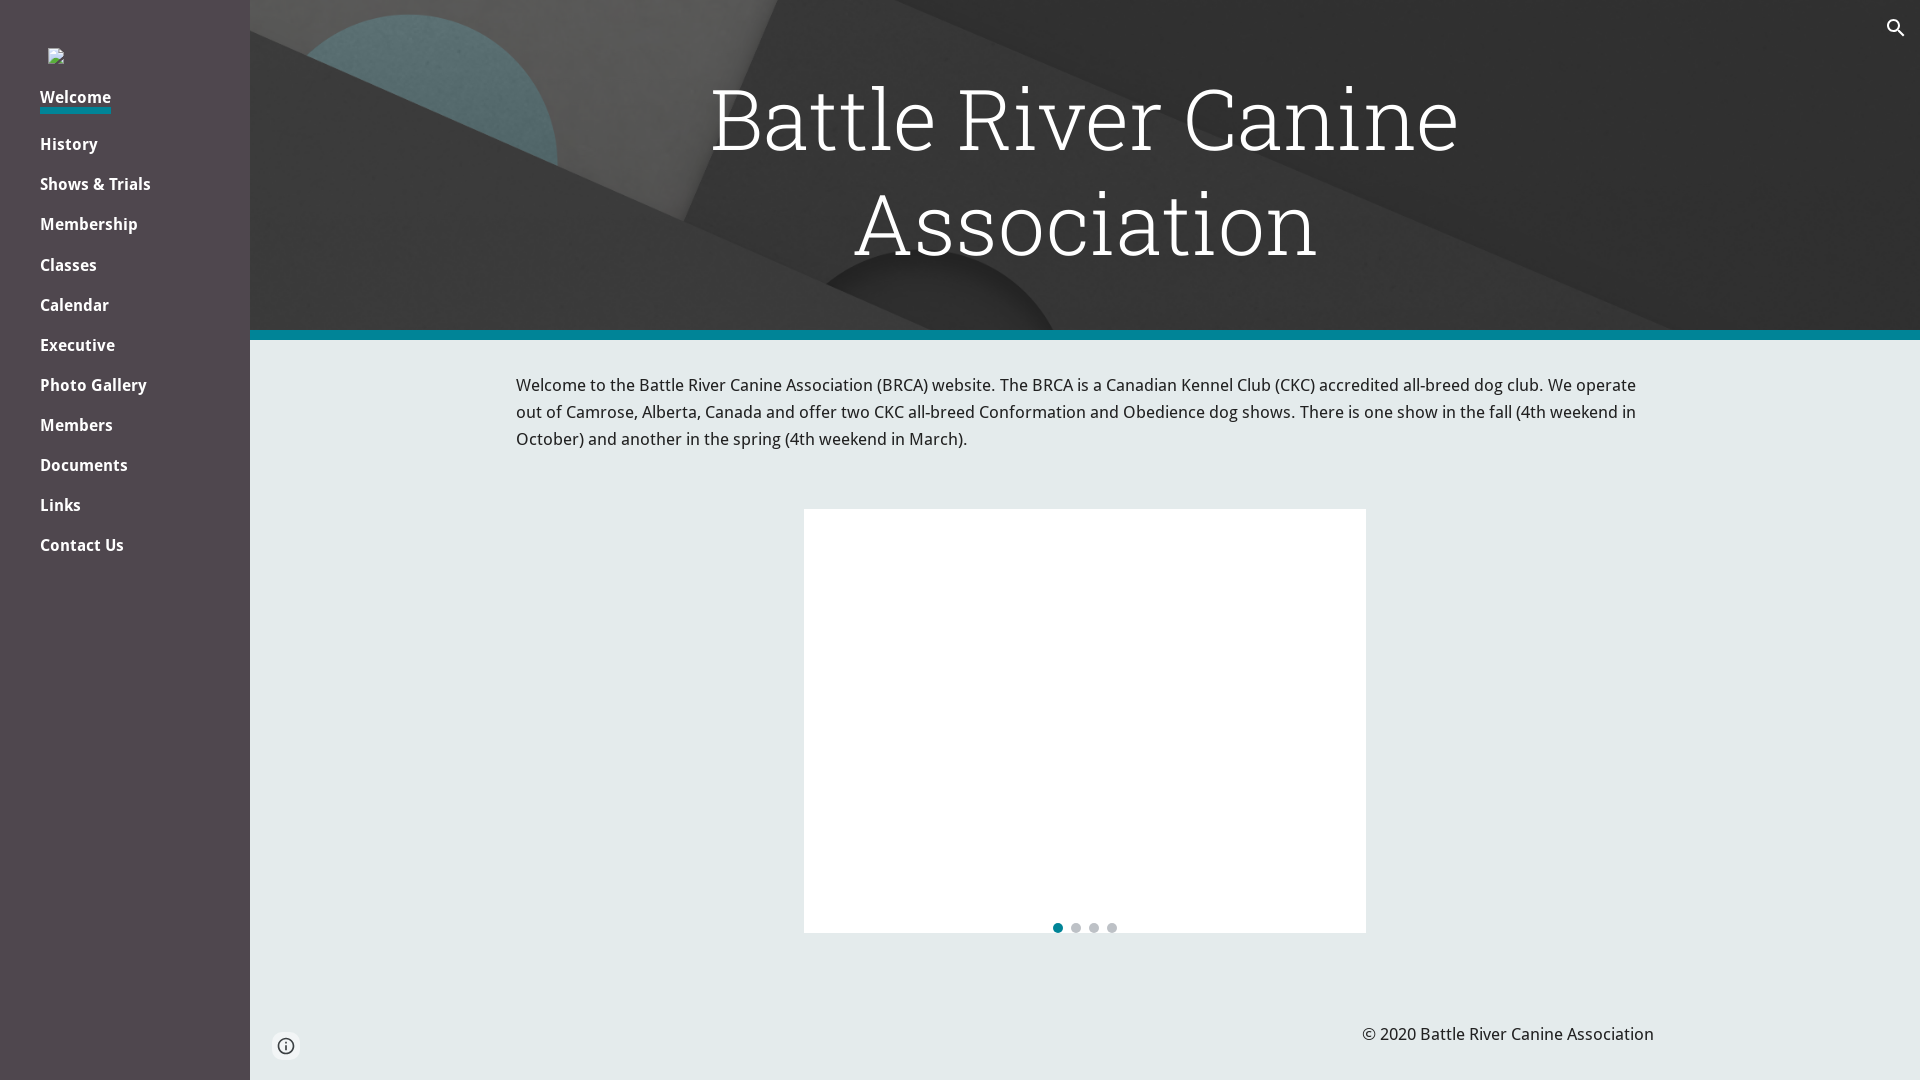 This screenshot has height=1080, width=1920. I want to click on 'Welcome', so click(75, 100).